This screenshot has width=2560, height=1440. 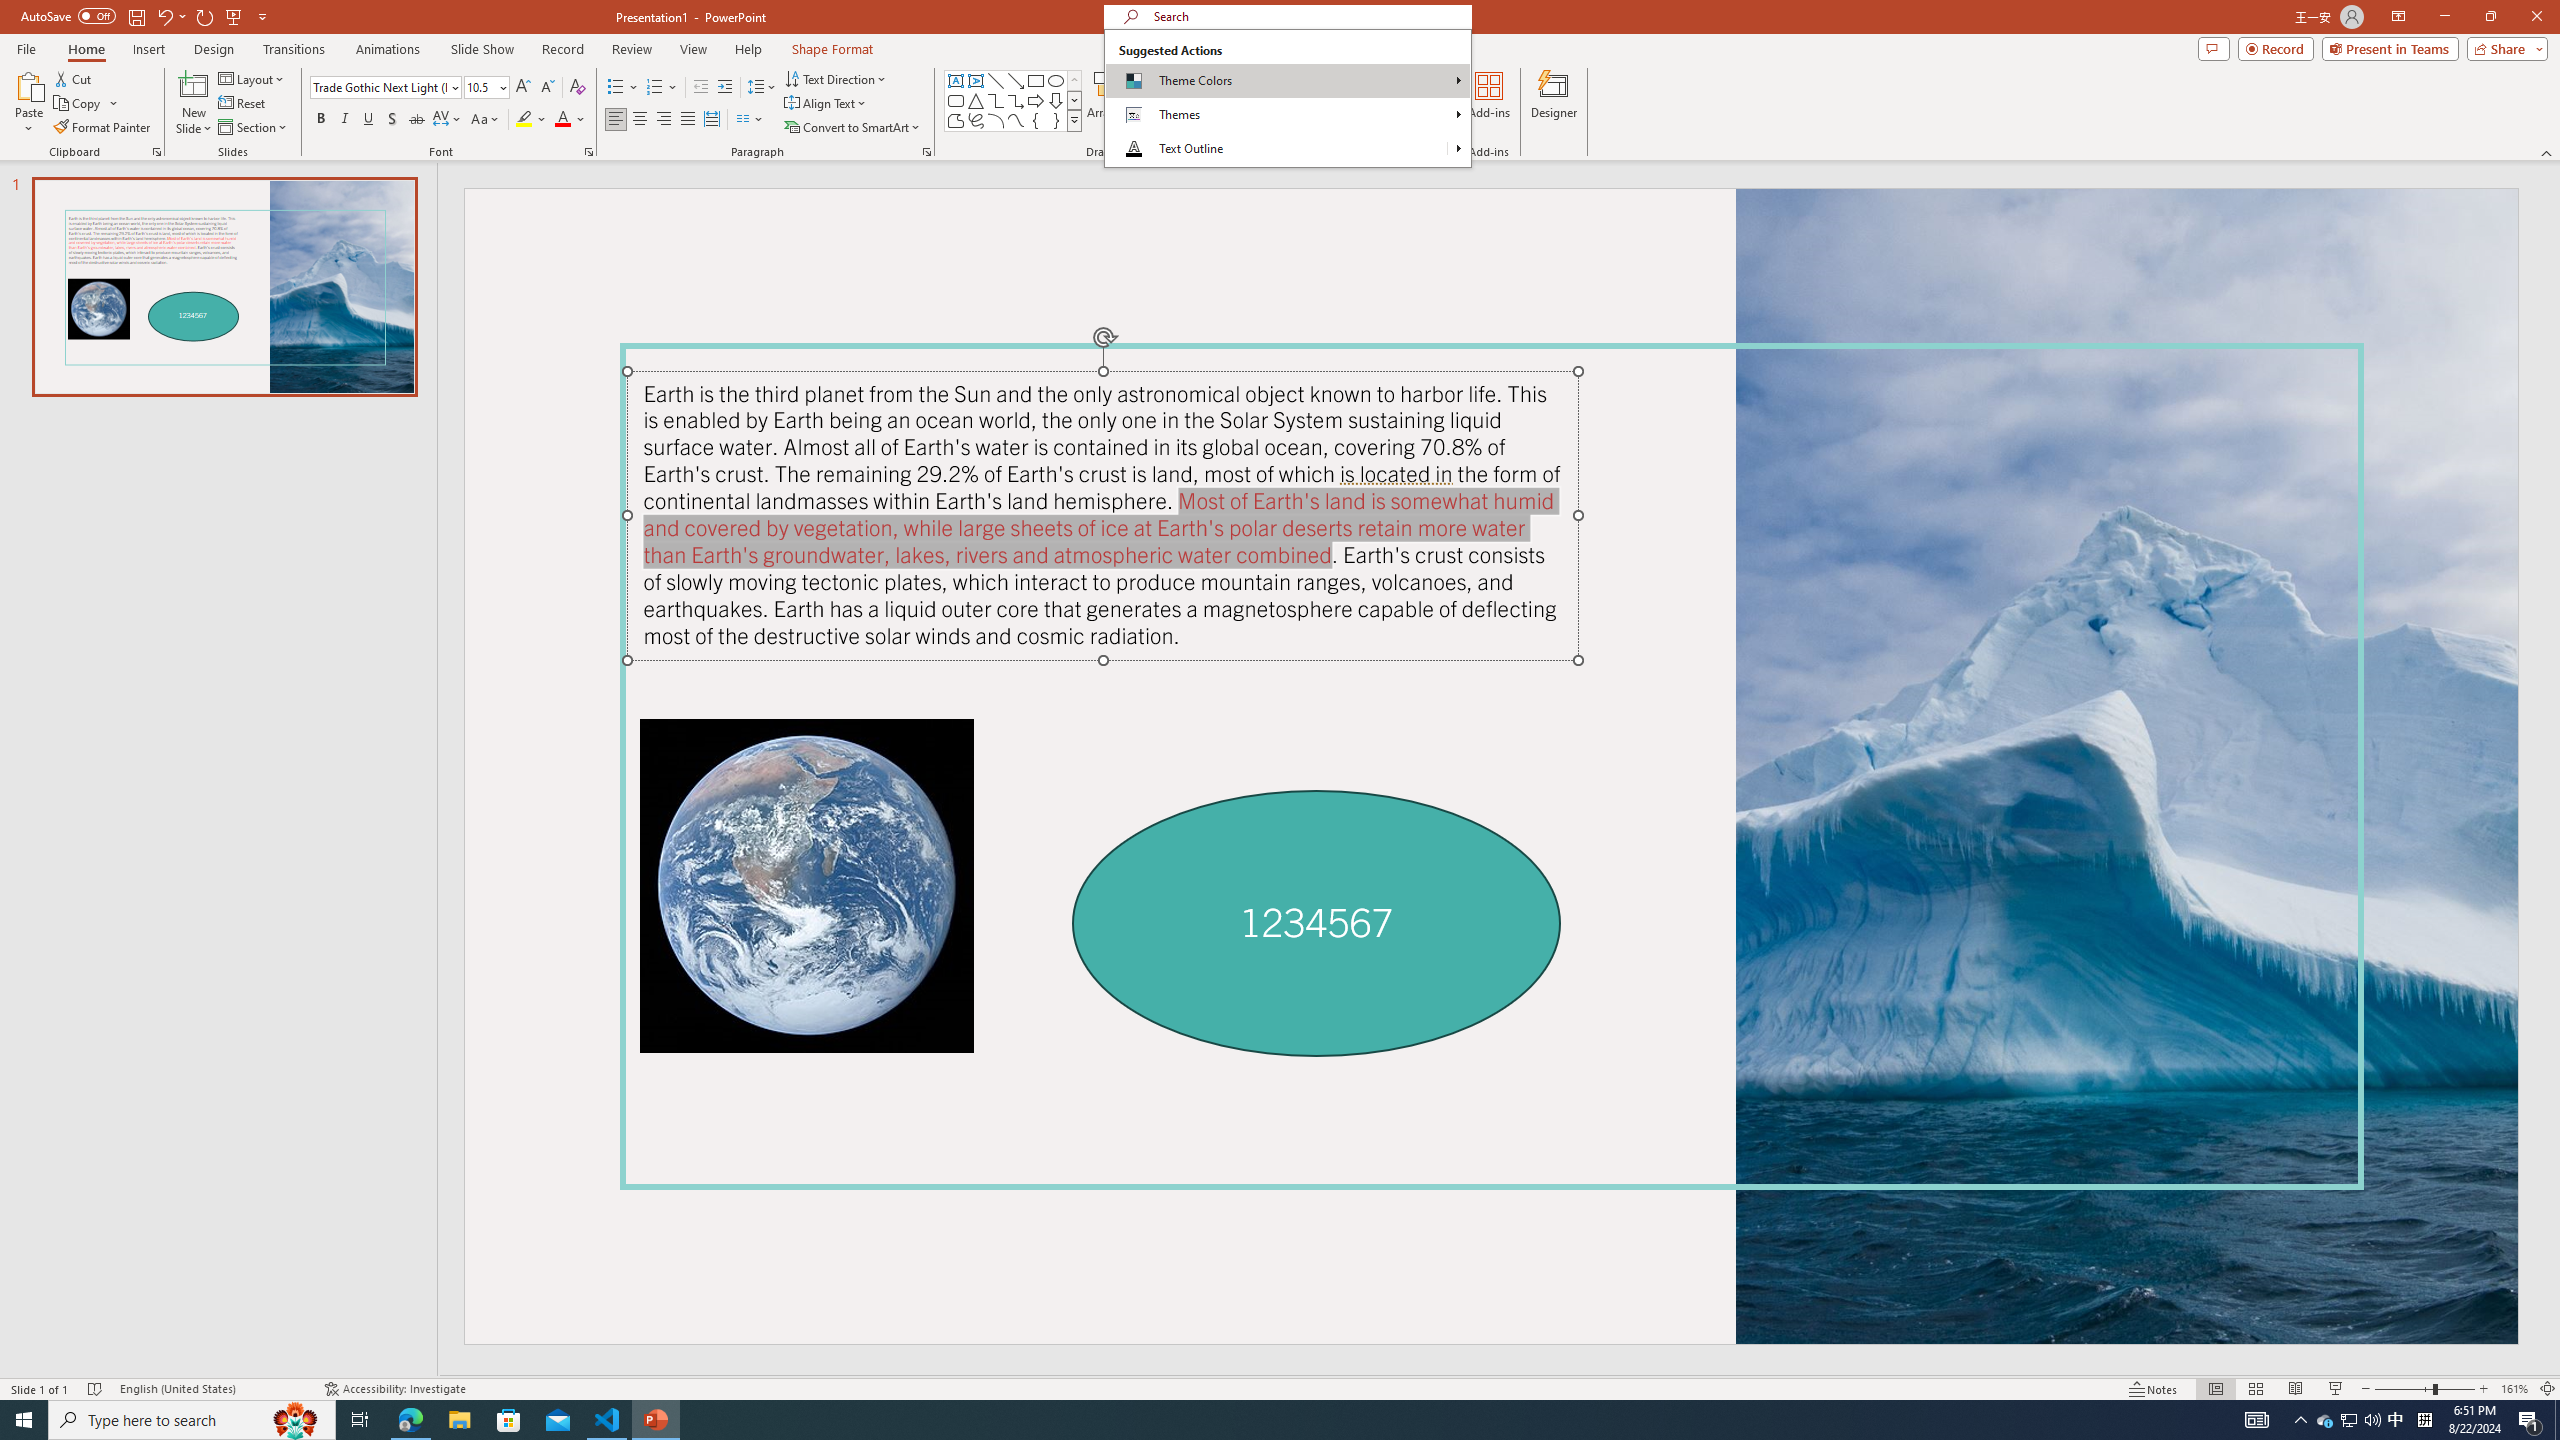 What do you see at coordinates (1287, 149) in the screenshot?
I see `'Text Outline'` at bounding box center [1287, 149].